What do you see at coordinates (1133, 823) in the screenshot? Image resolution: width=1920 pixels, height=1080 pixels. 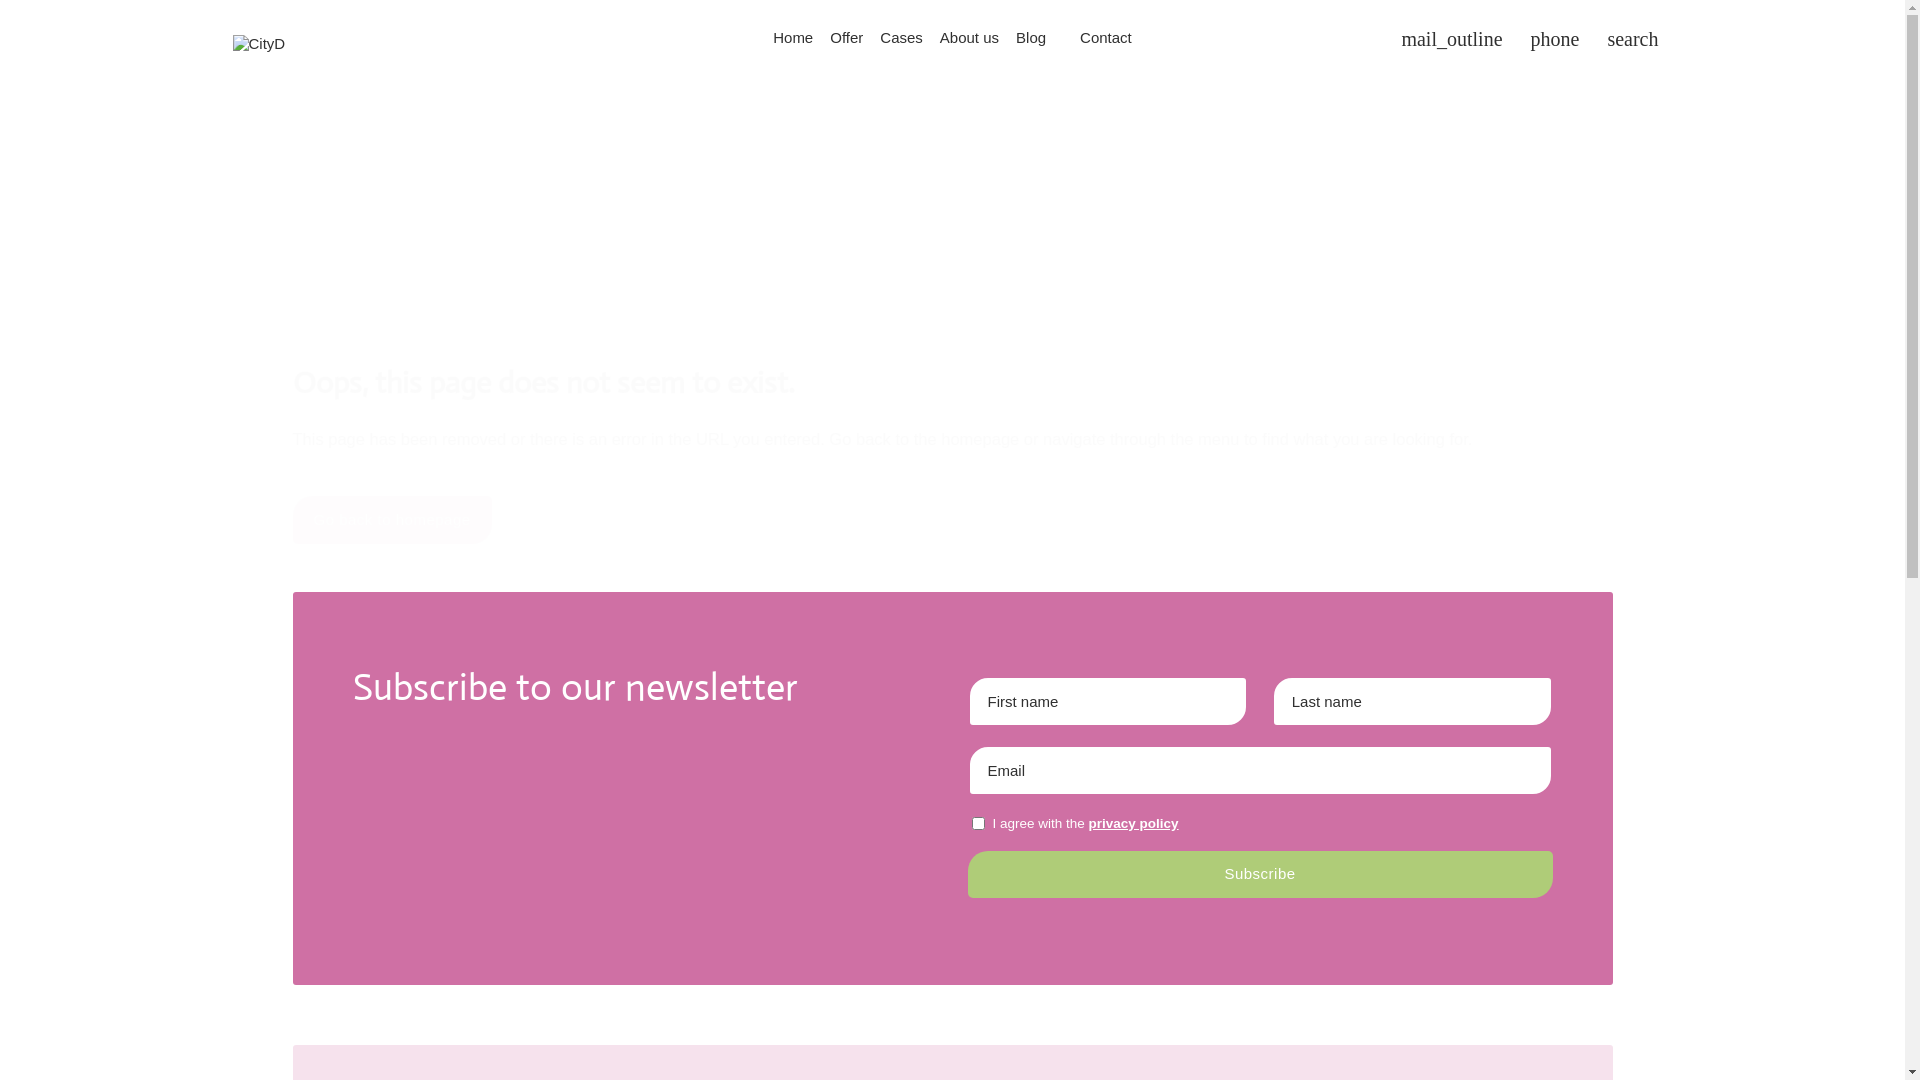 I see `'privacy policy'` at bounding box center [1133, 823].